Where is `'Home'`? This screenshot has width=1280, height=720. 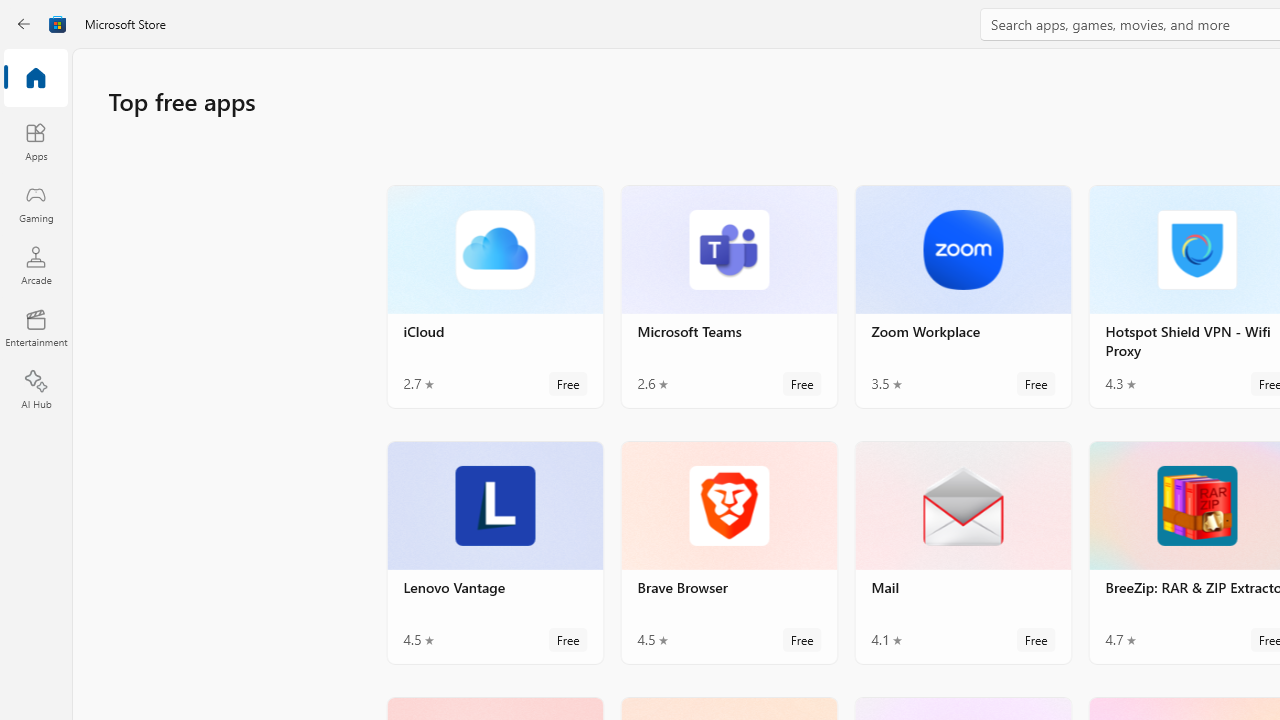
'Home' is located at coordinates (35, 78).